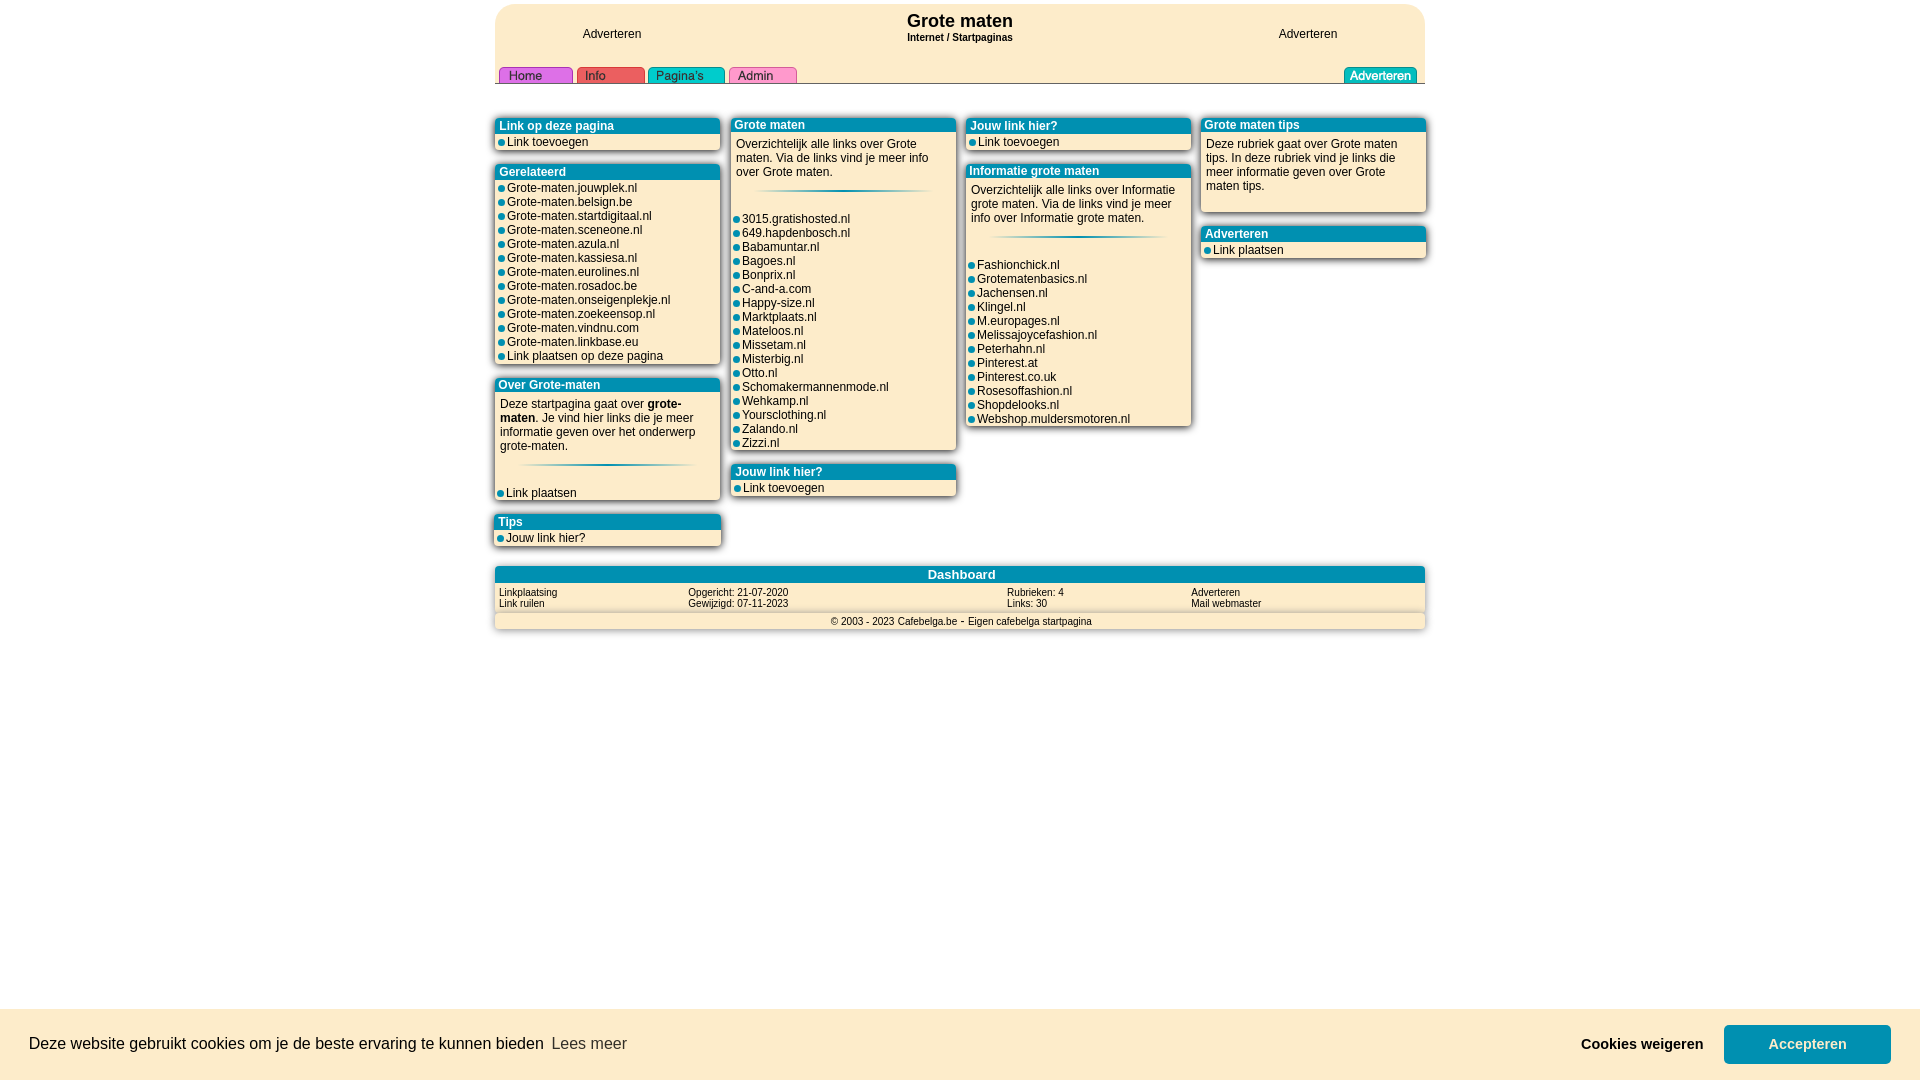 This screenshot has width=1920, height=1080. I want to click on 'Wehkamp.nl', so click(773, 401).